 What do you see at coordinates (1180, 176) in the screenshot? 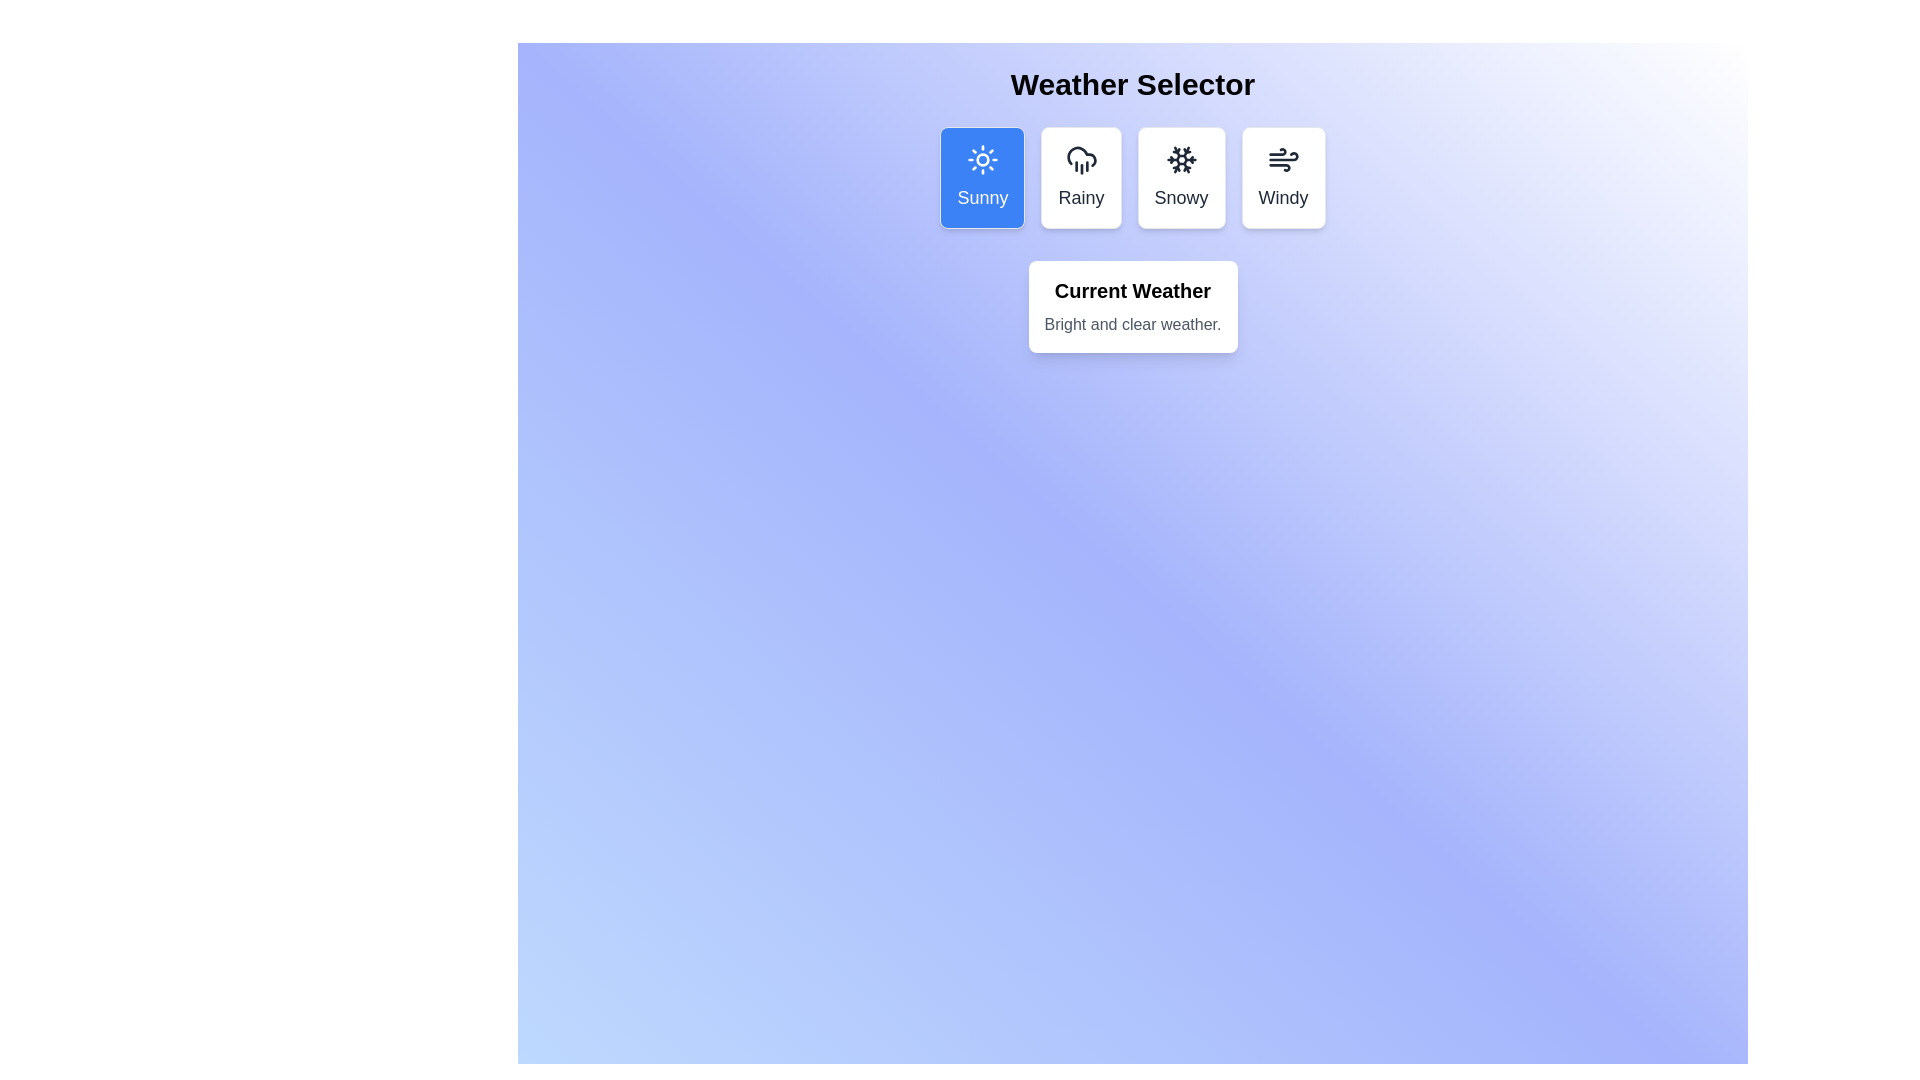
I see `the weather option Snowy by clicking on the respective button` at bounding box center [1180, 176].